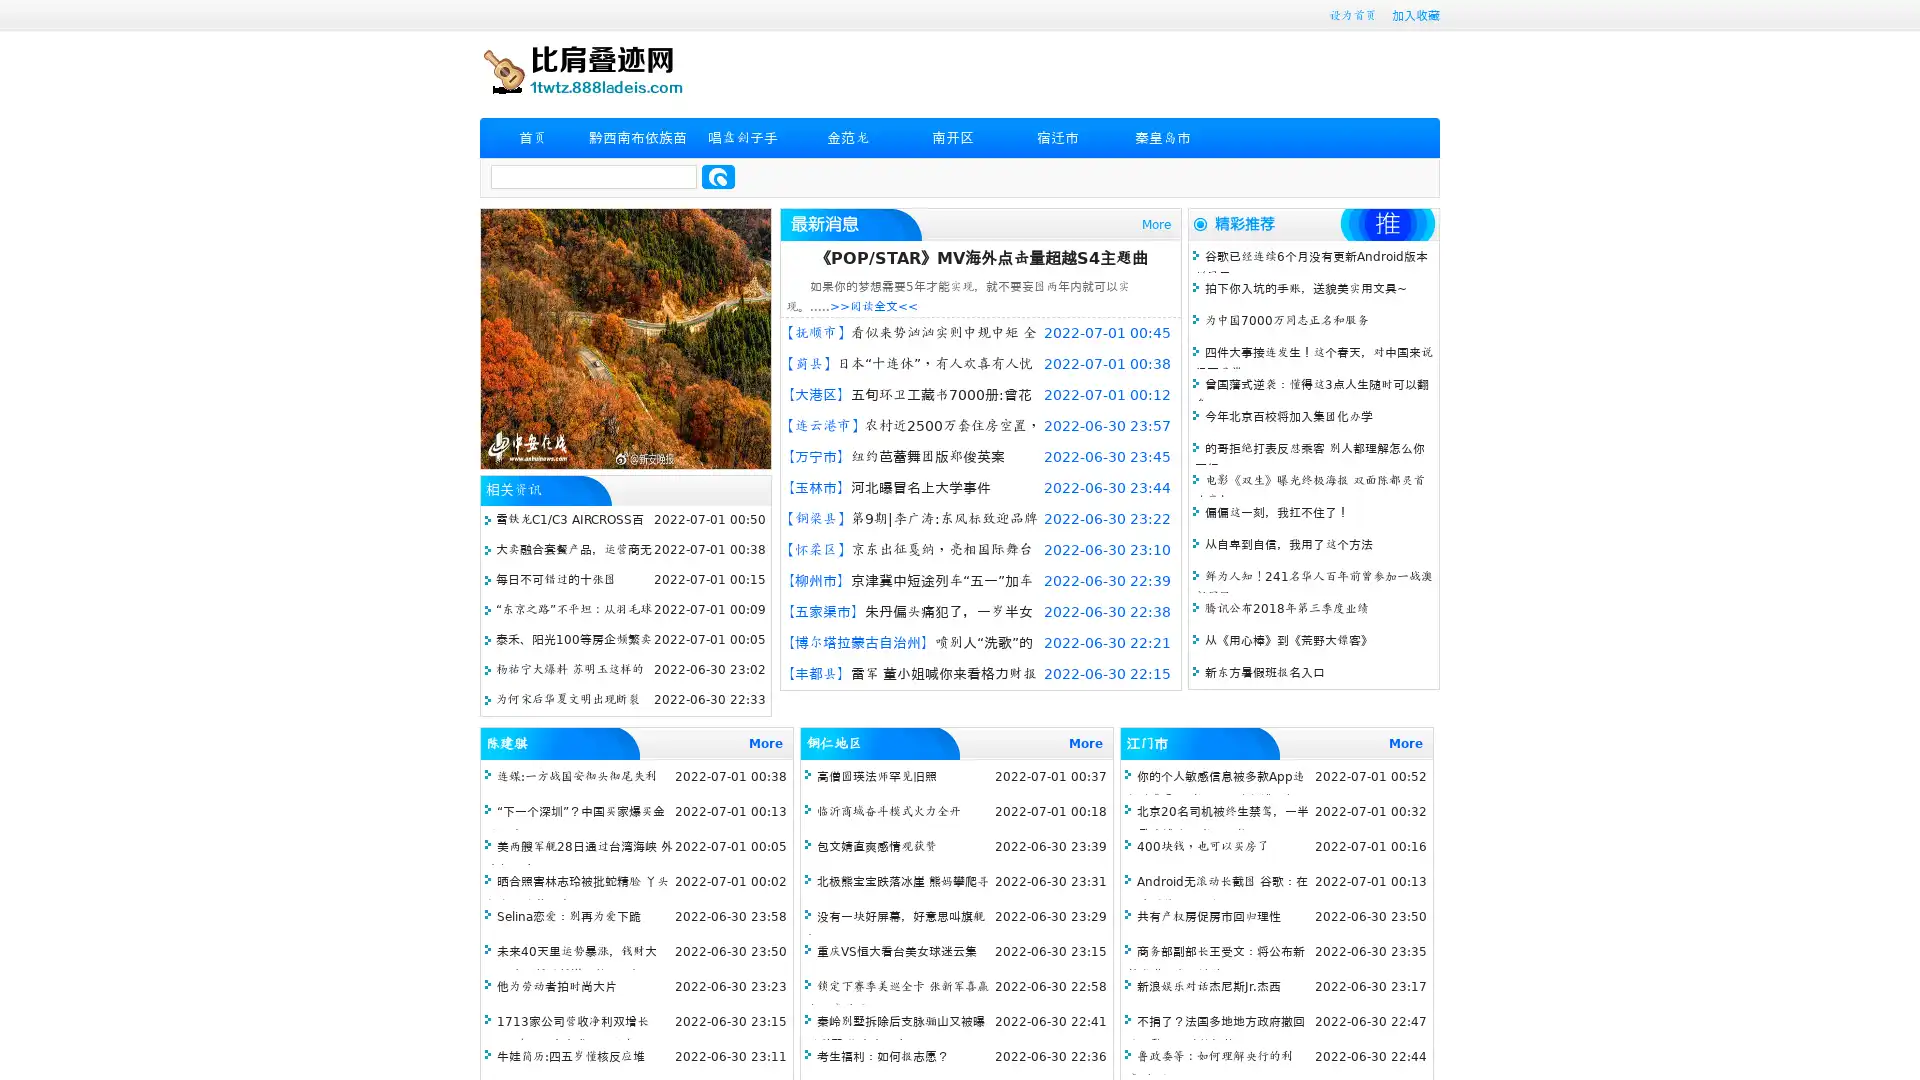 The width and height of the screenshot is (1920, 1080). I want to click on Search, so click(718, 176).